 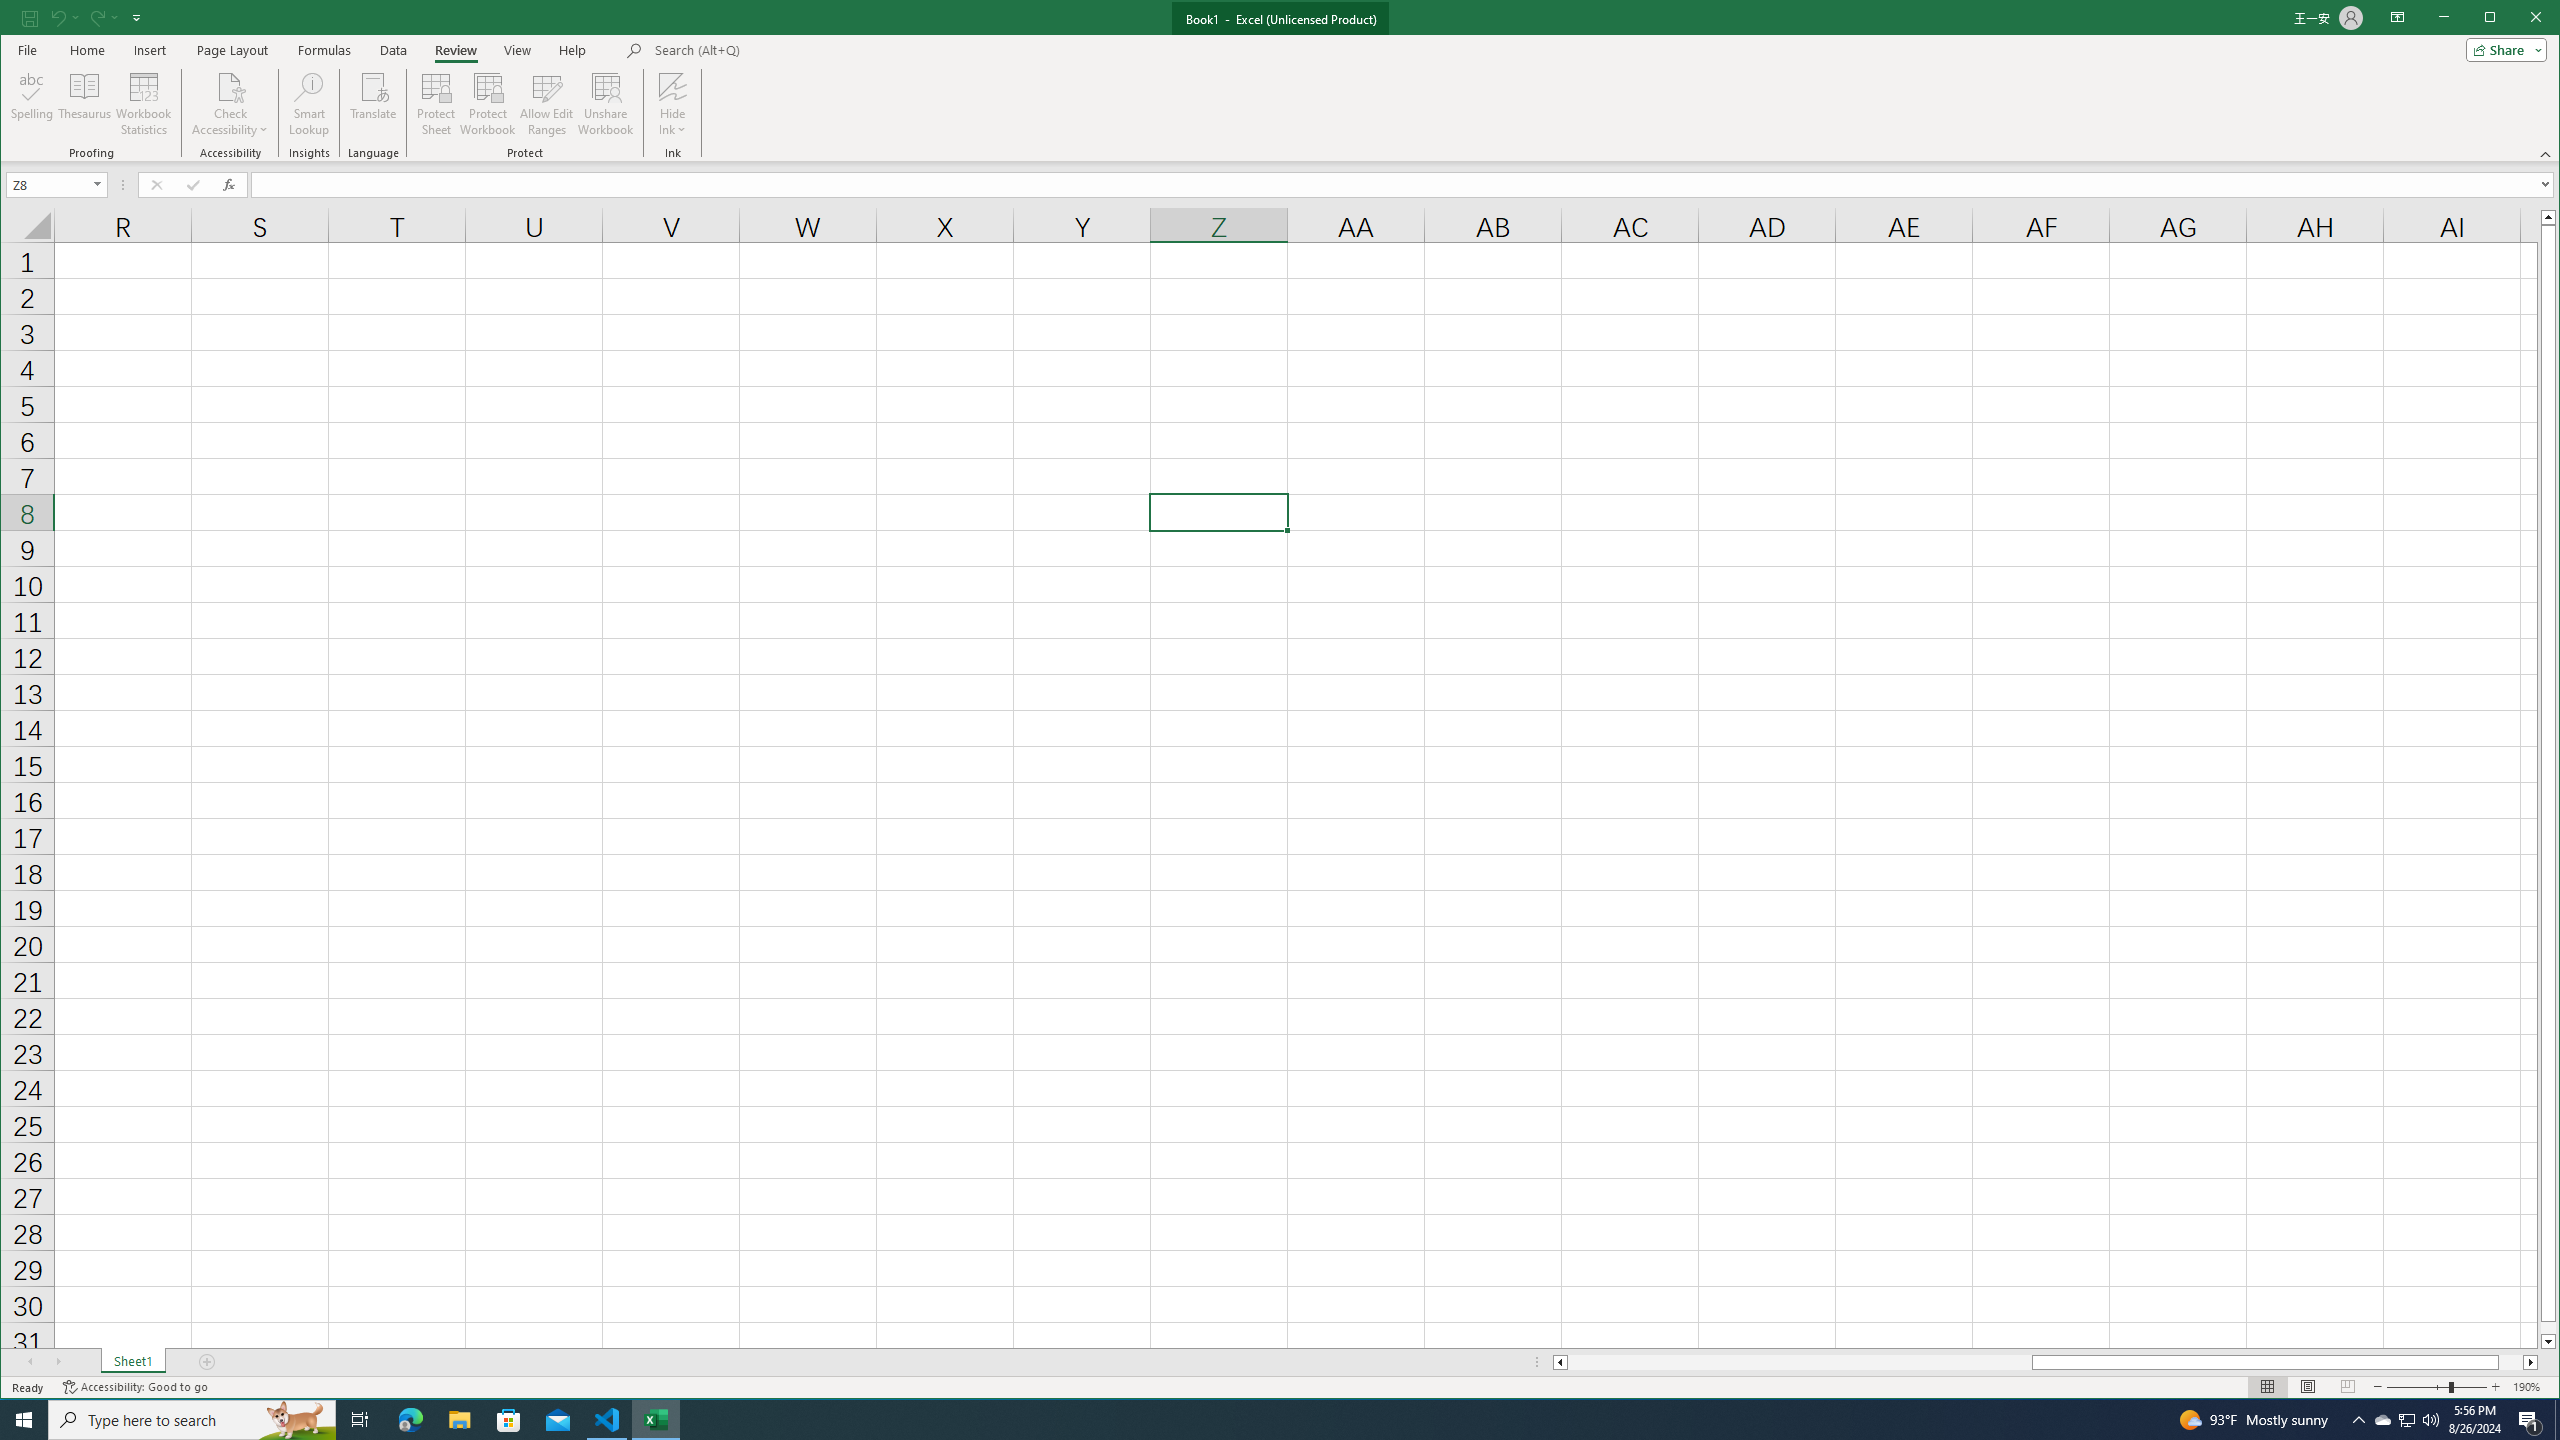 What do you see at coordinates (2405, 1418) in the screenshot?
I see `'User Promoted Notification Area'` at bounding box center [2405, 1418].